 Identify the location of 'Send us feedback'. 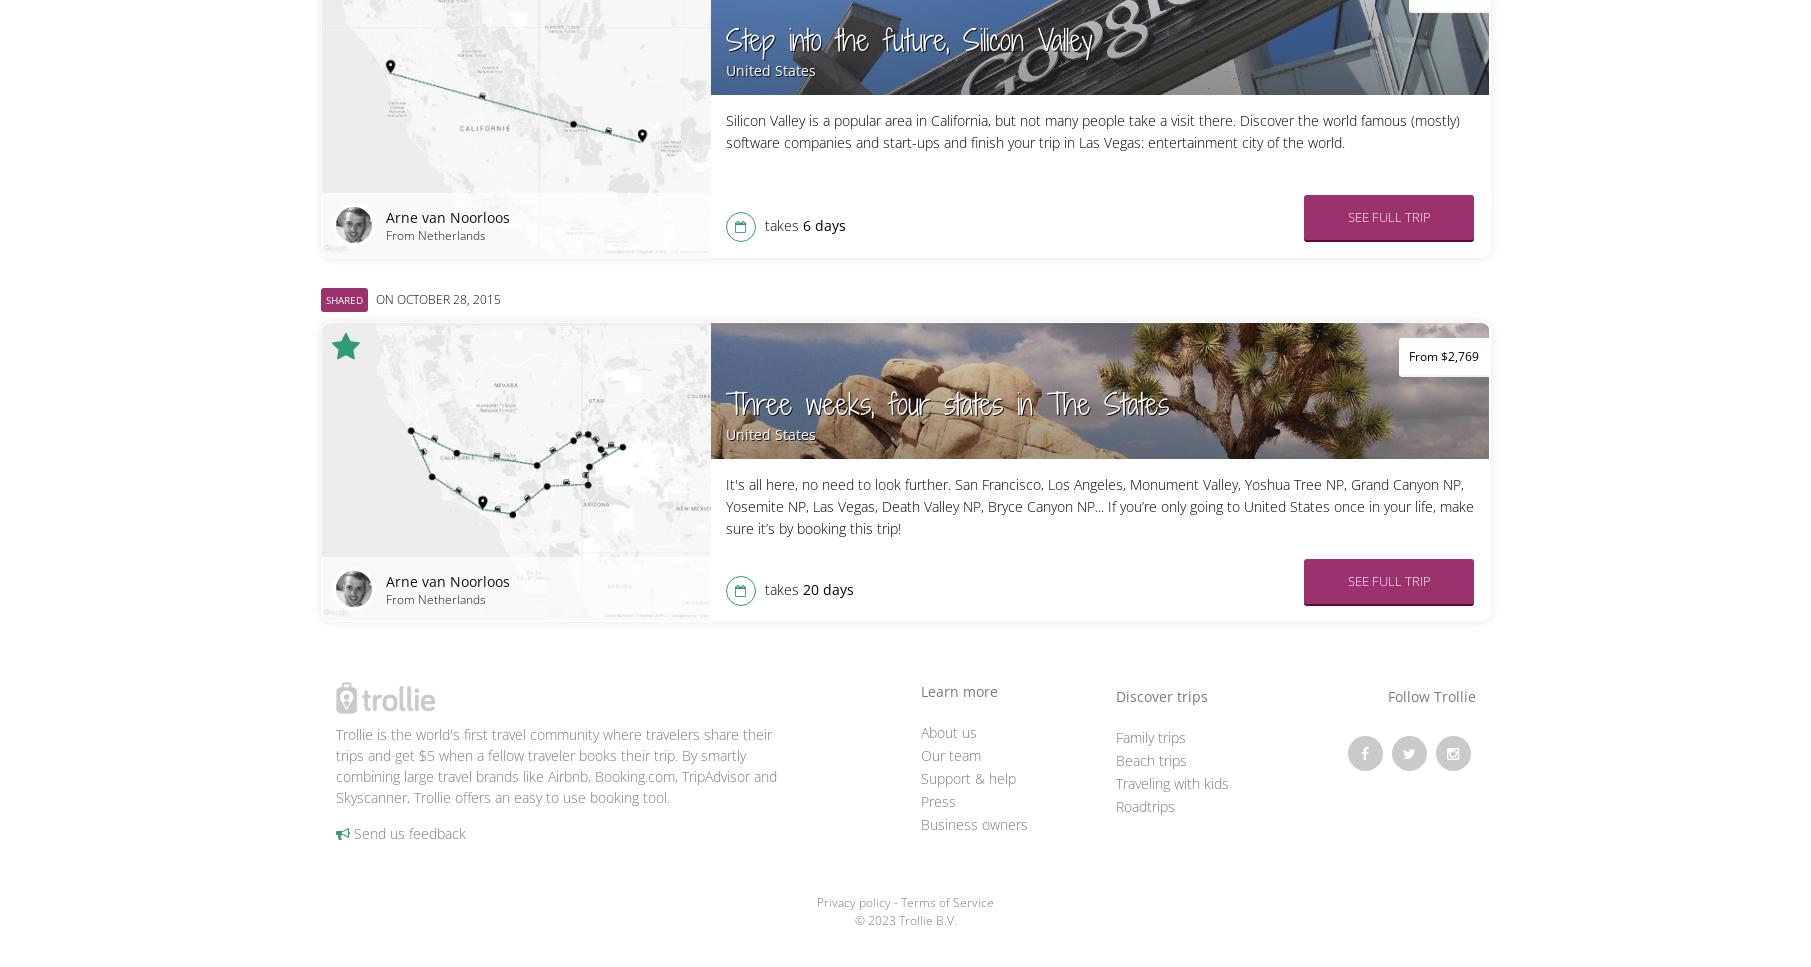
(406, 832).